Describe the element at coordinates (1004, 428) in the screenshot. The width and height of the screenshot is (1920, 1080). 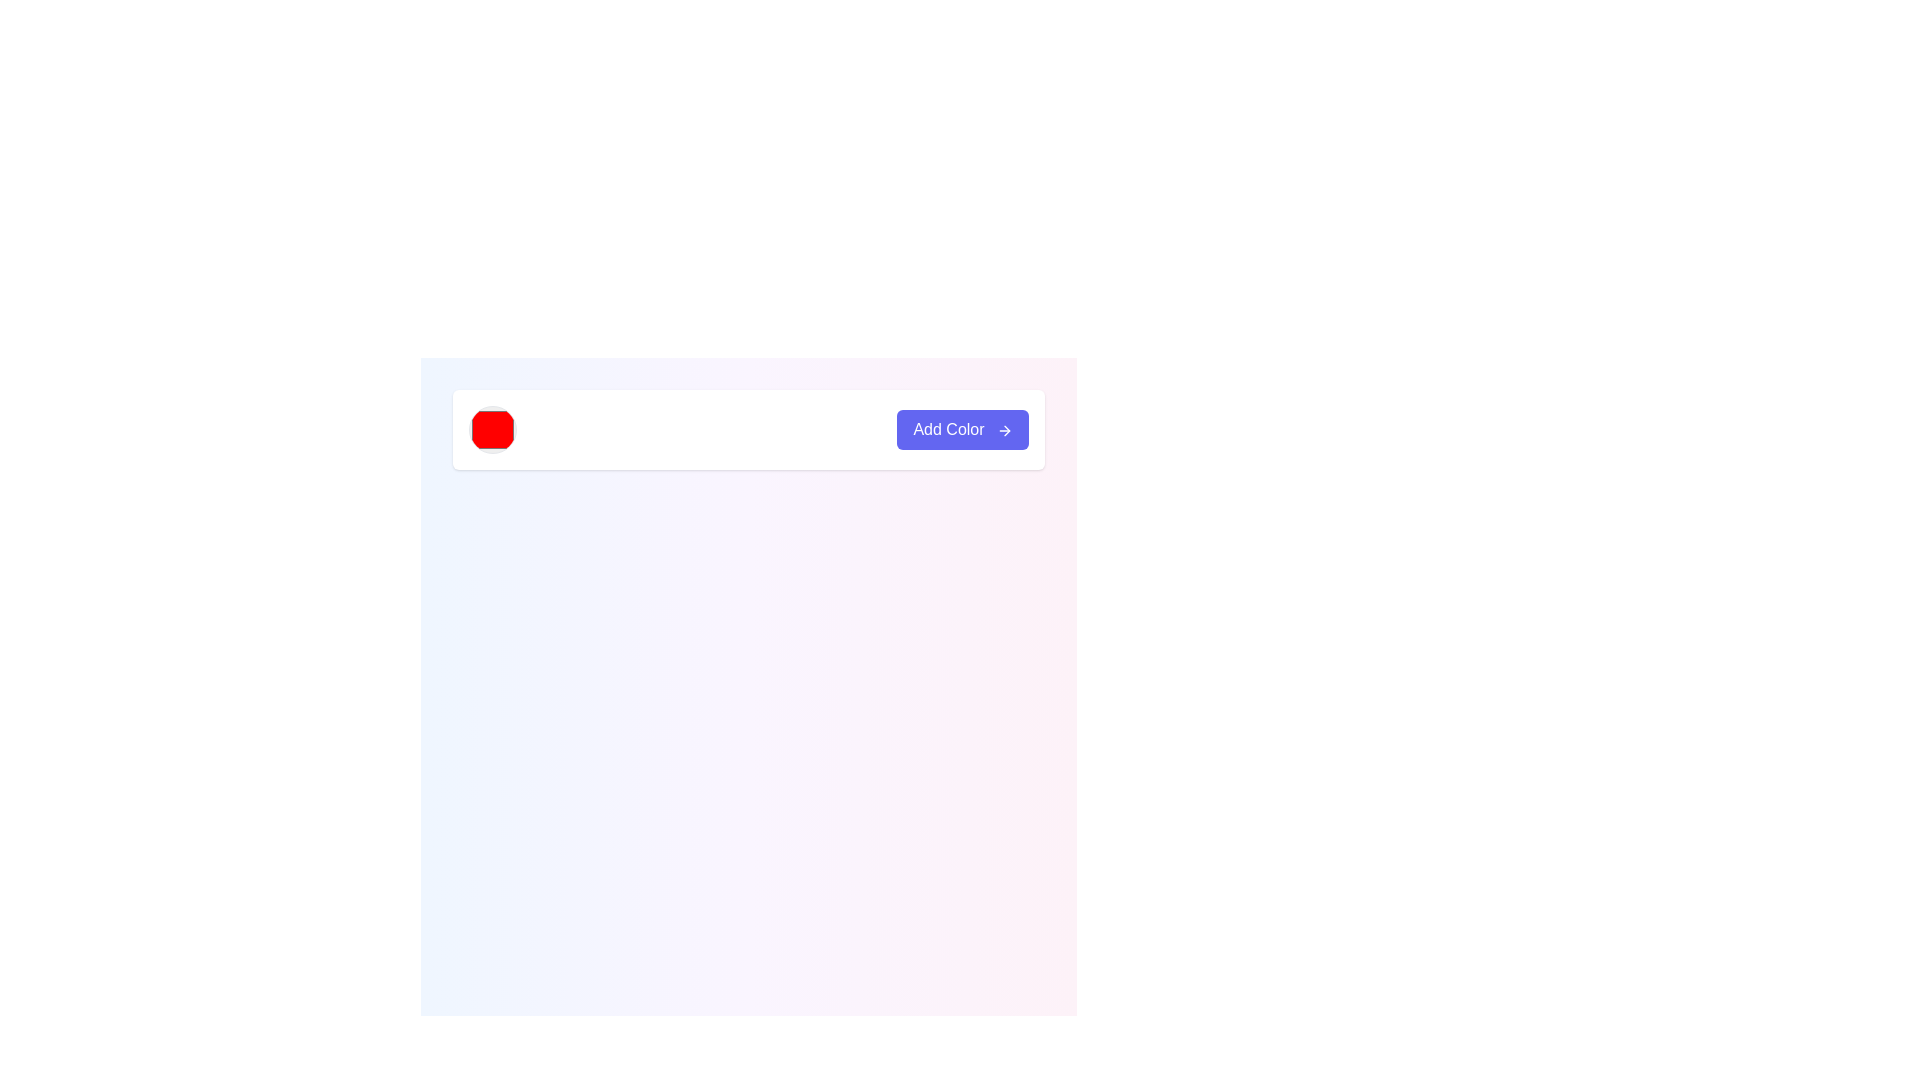
I see `the right arrow icon located inside the 'Add Color' button at the top-right corner of the interface` at that location.